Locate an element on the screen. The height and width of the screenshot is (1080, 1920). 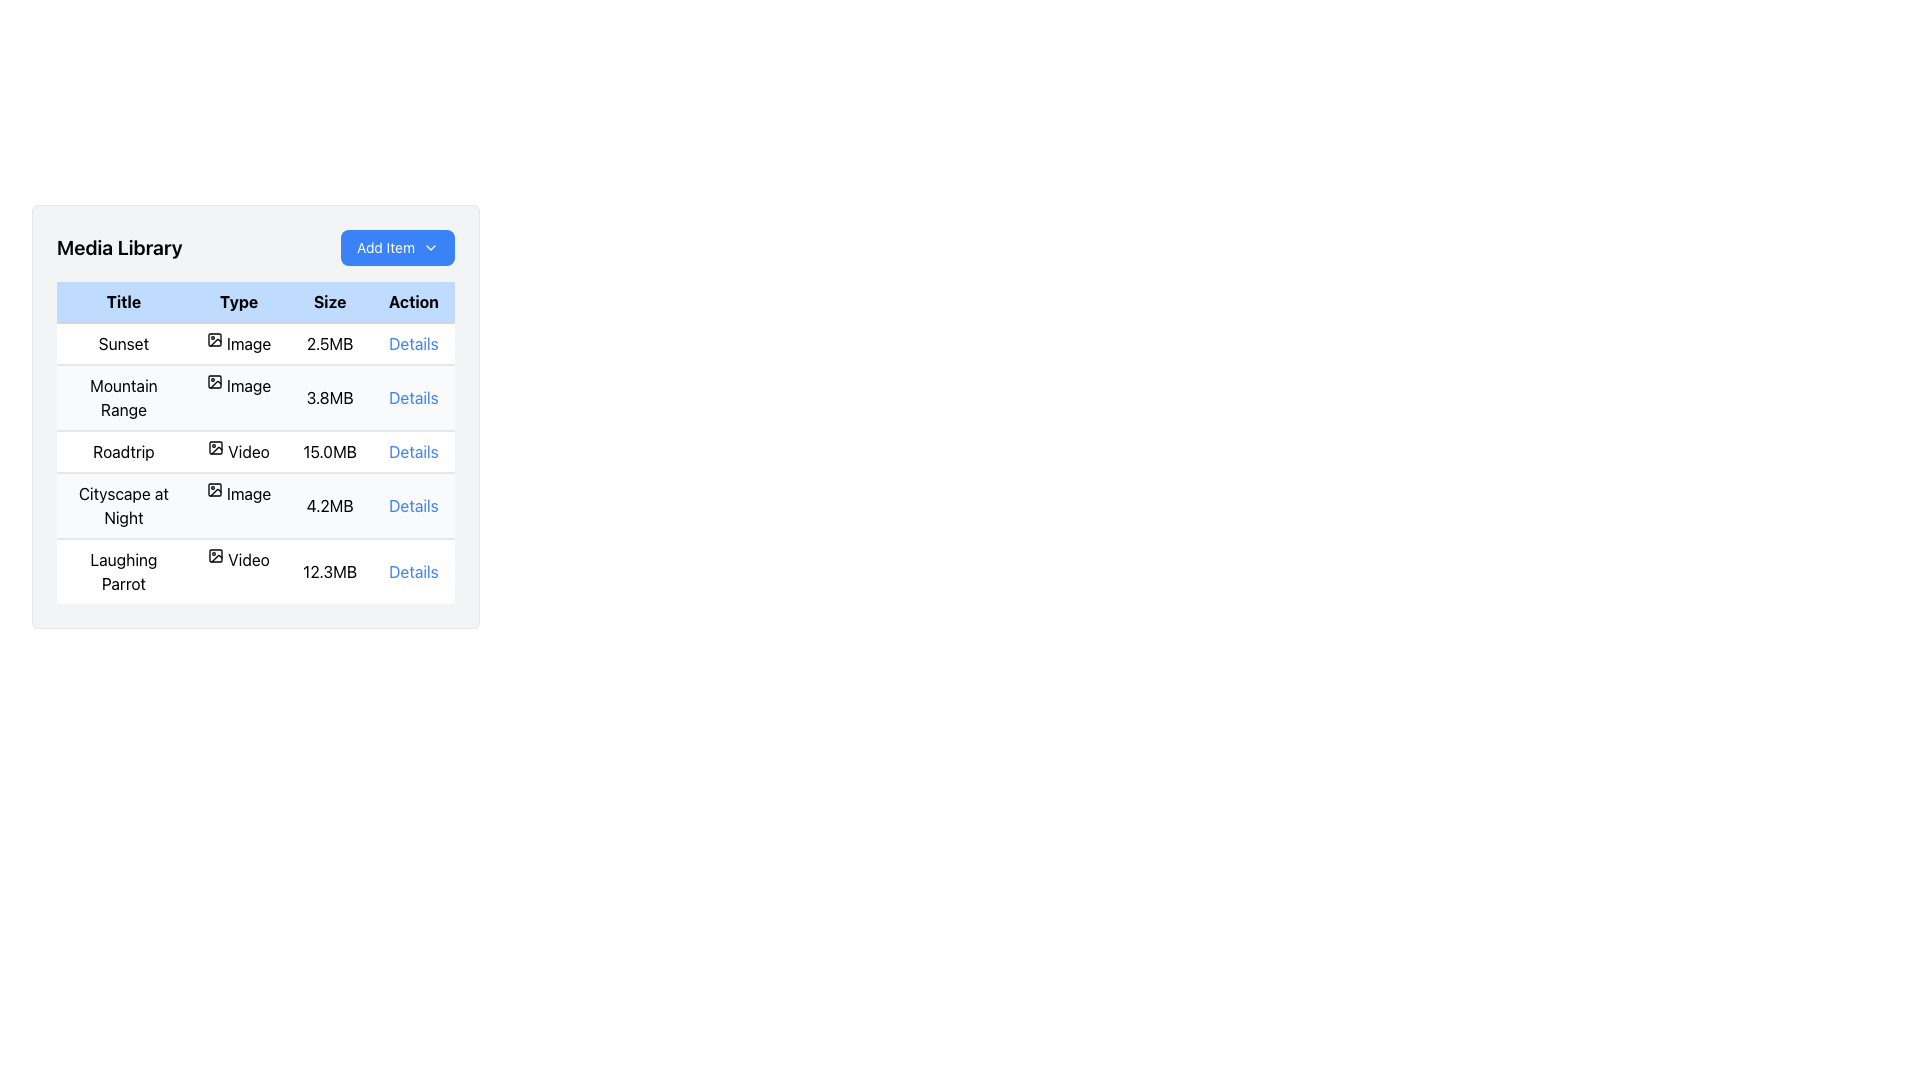
the interactive text hyperlink in the 'Action' column of the 'Media Library' table that leads to more information about 'Cityscape at Night' is located at coordinates (412, 504).